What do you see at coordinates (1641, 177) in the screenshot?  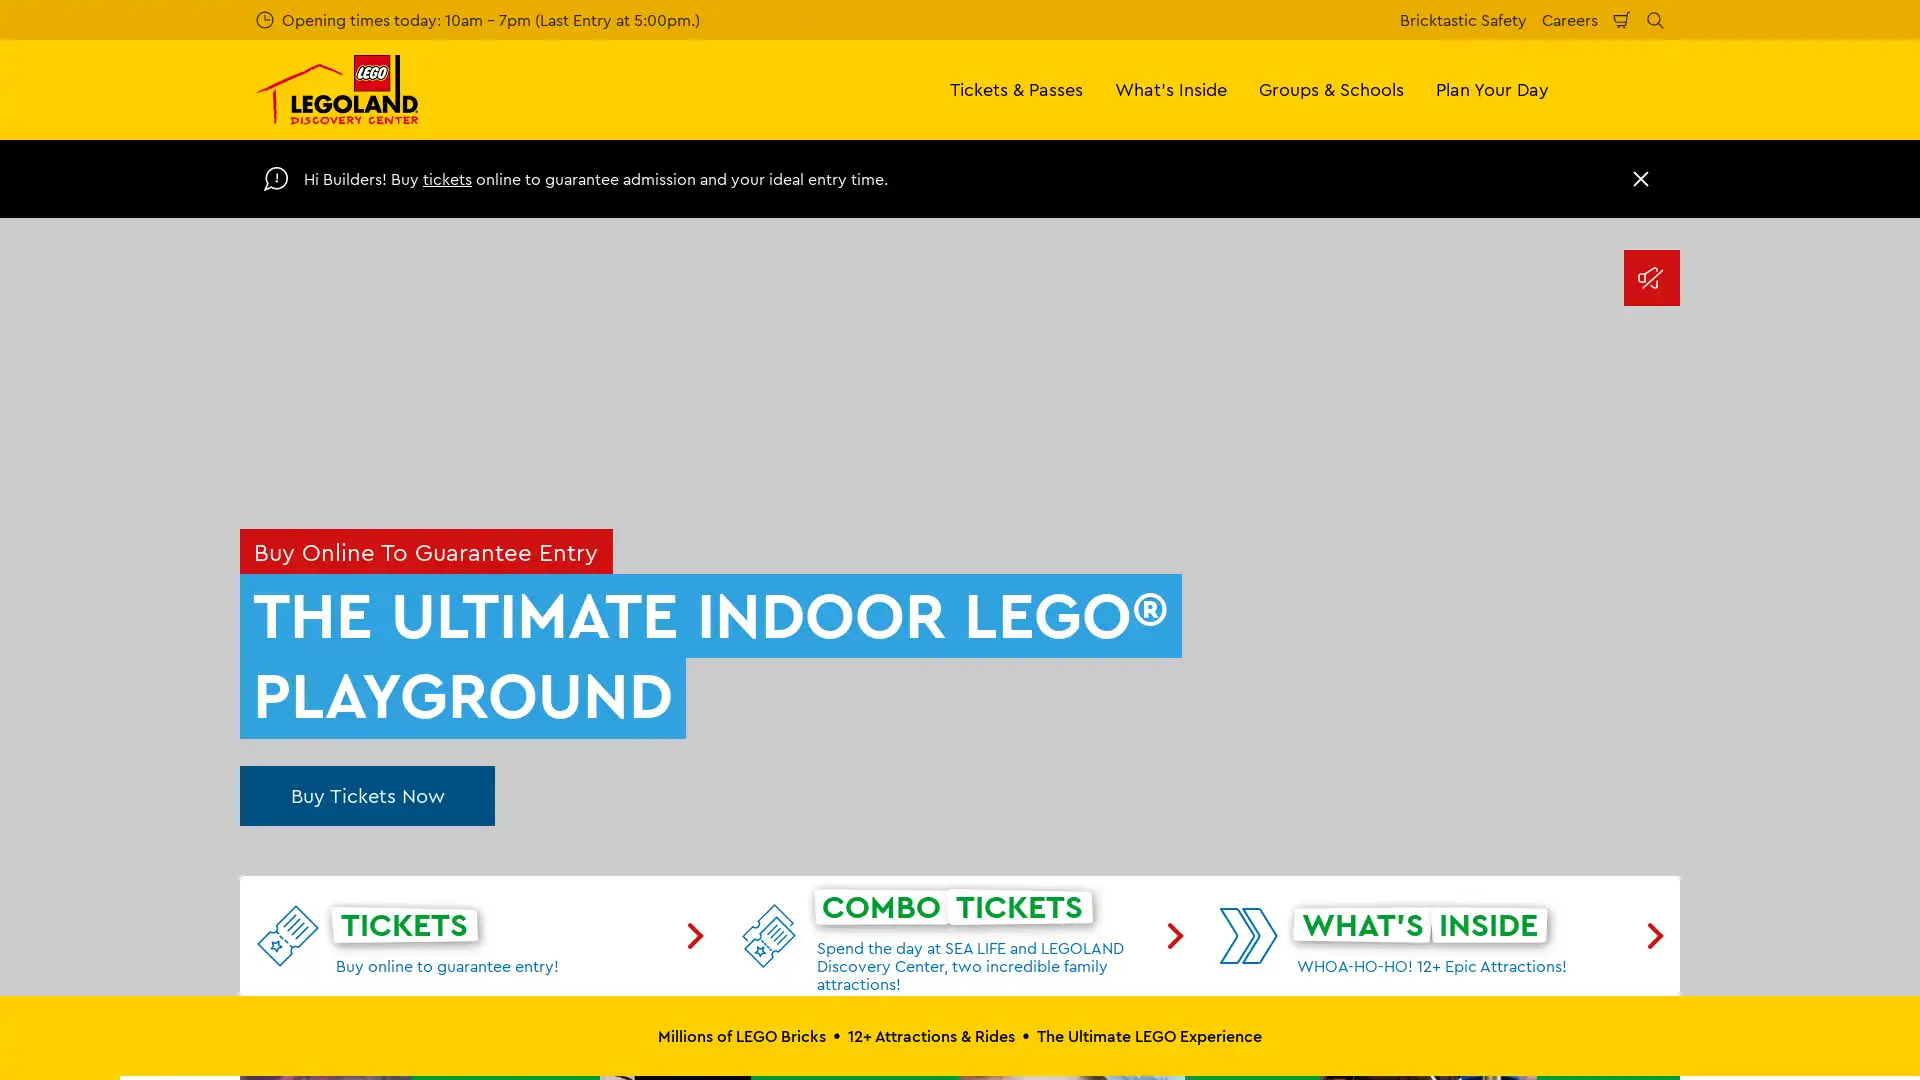 I see `Close` at bounding box center [1641, 177].